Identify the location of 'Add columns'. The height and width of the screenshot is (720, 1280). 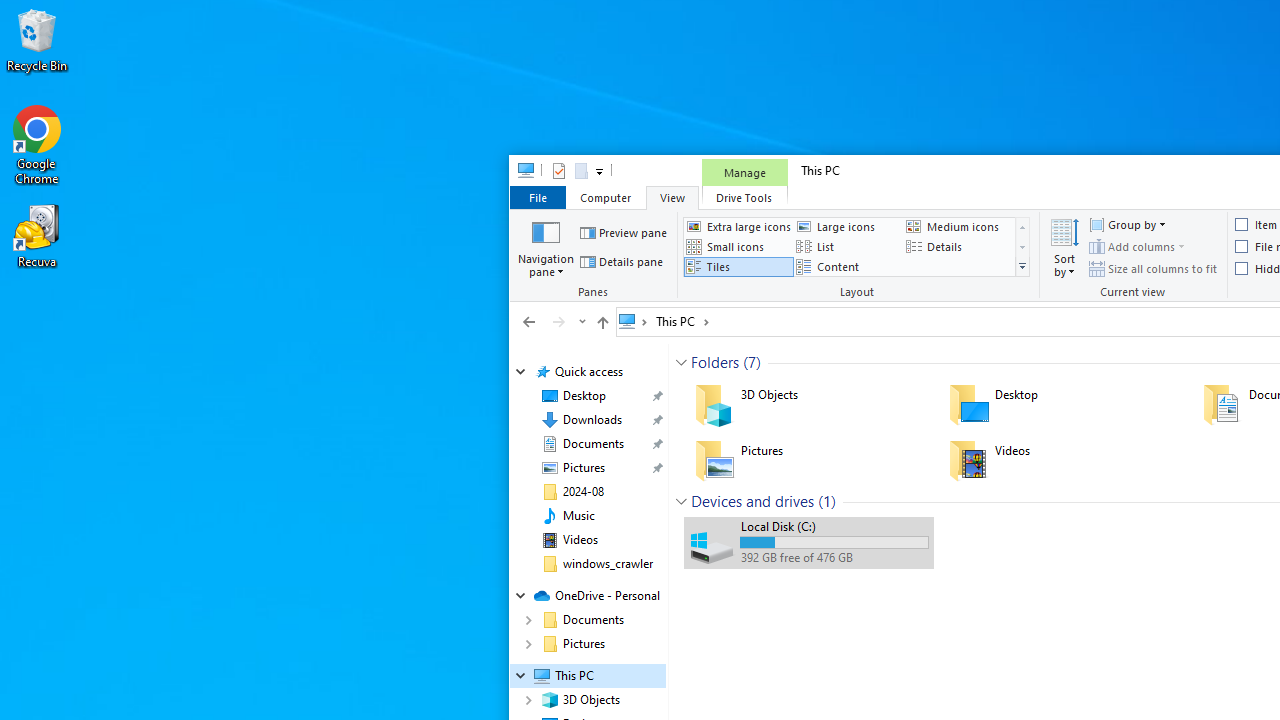
(1136, 245).